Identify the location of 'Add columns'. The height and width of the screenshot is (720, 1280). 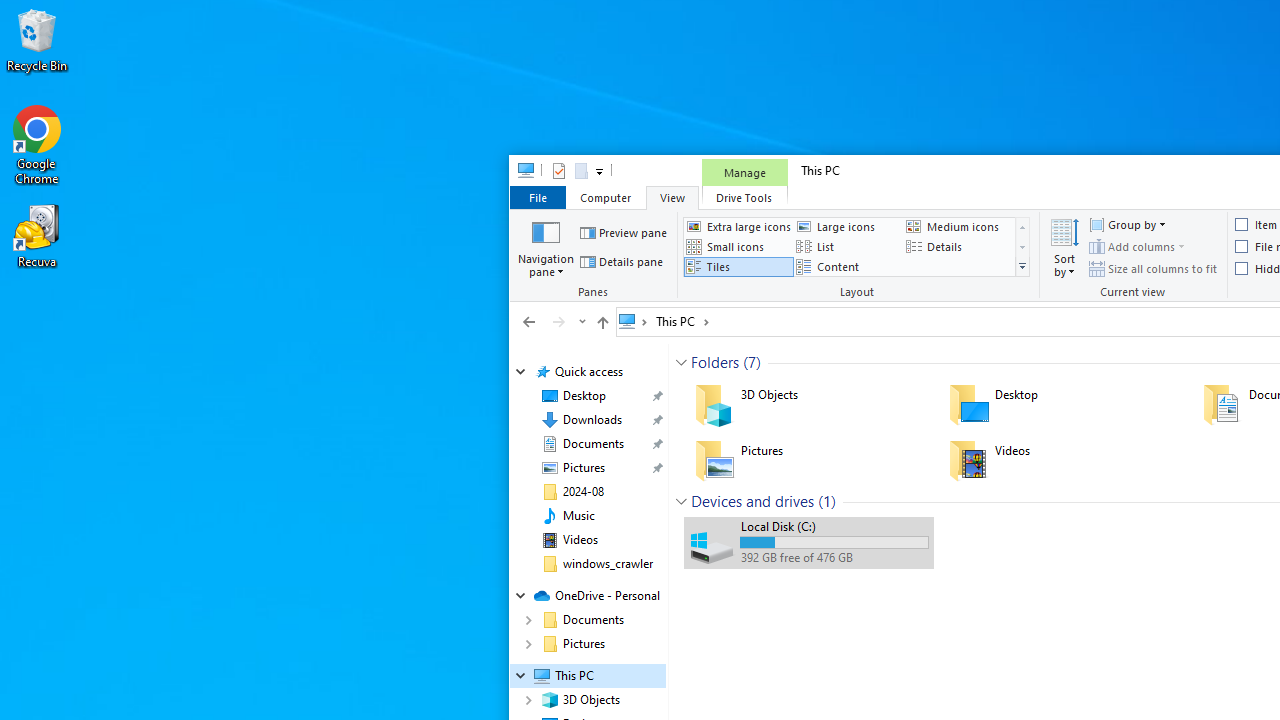
(1136, 245).